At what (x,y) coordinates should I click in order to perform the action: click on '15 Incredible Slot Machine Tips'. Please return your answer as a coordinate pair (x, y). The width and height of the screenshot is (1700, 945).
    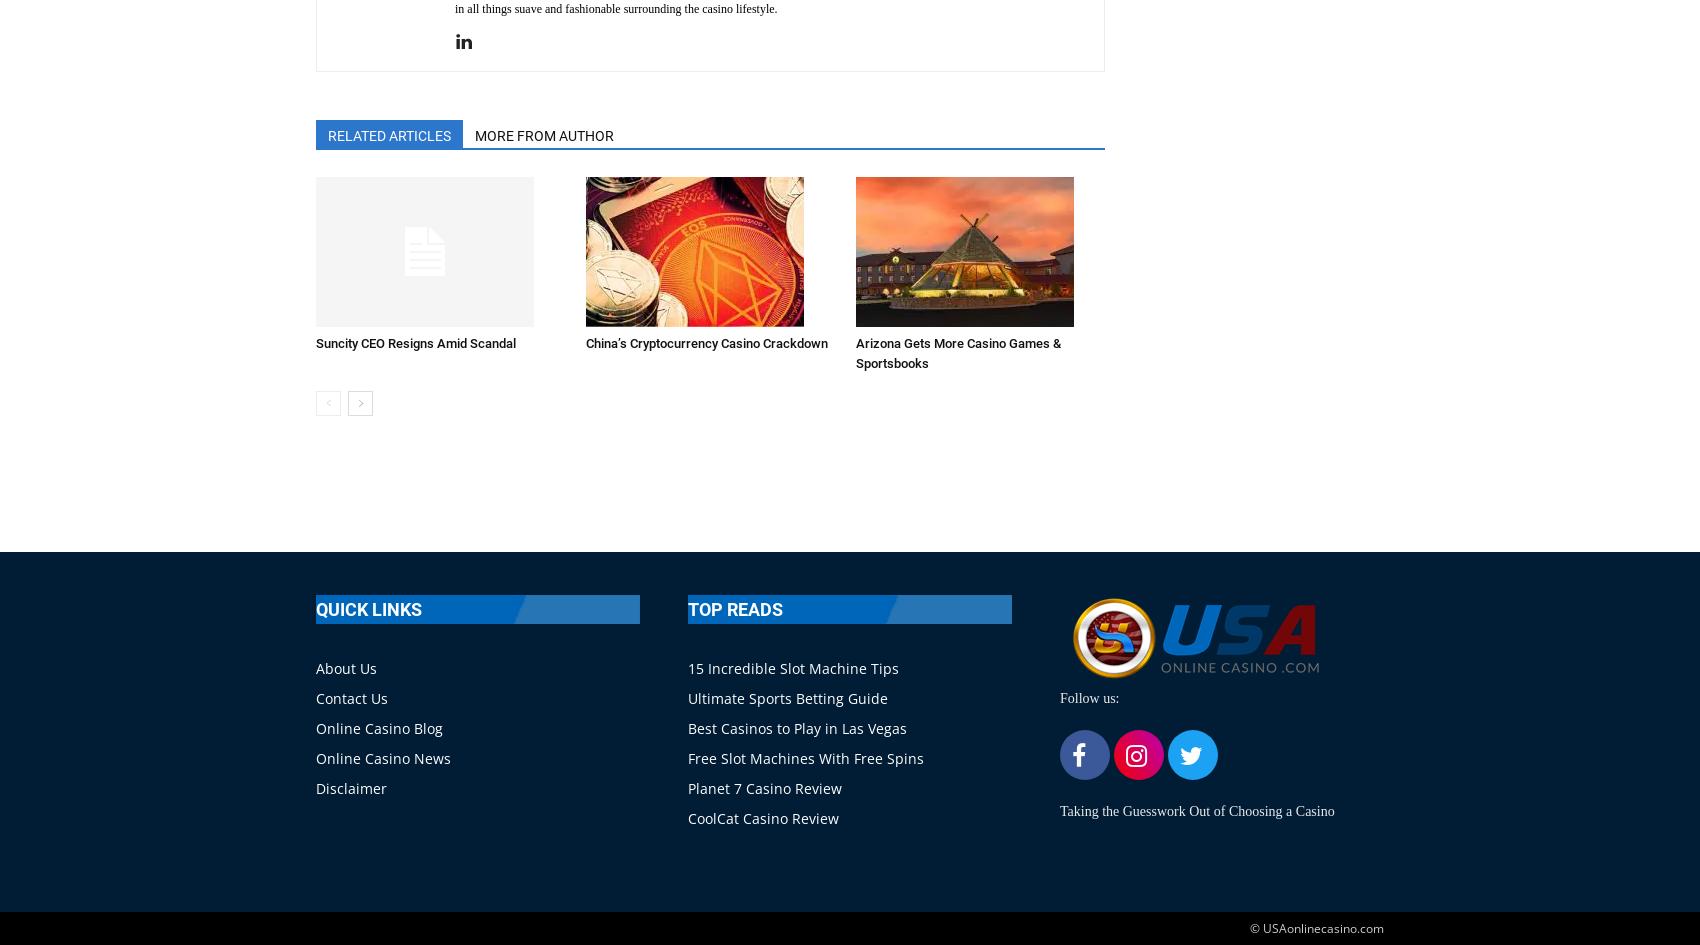
    Looking at the image, I should click on (686, 667).